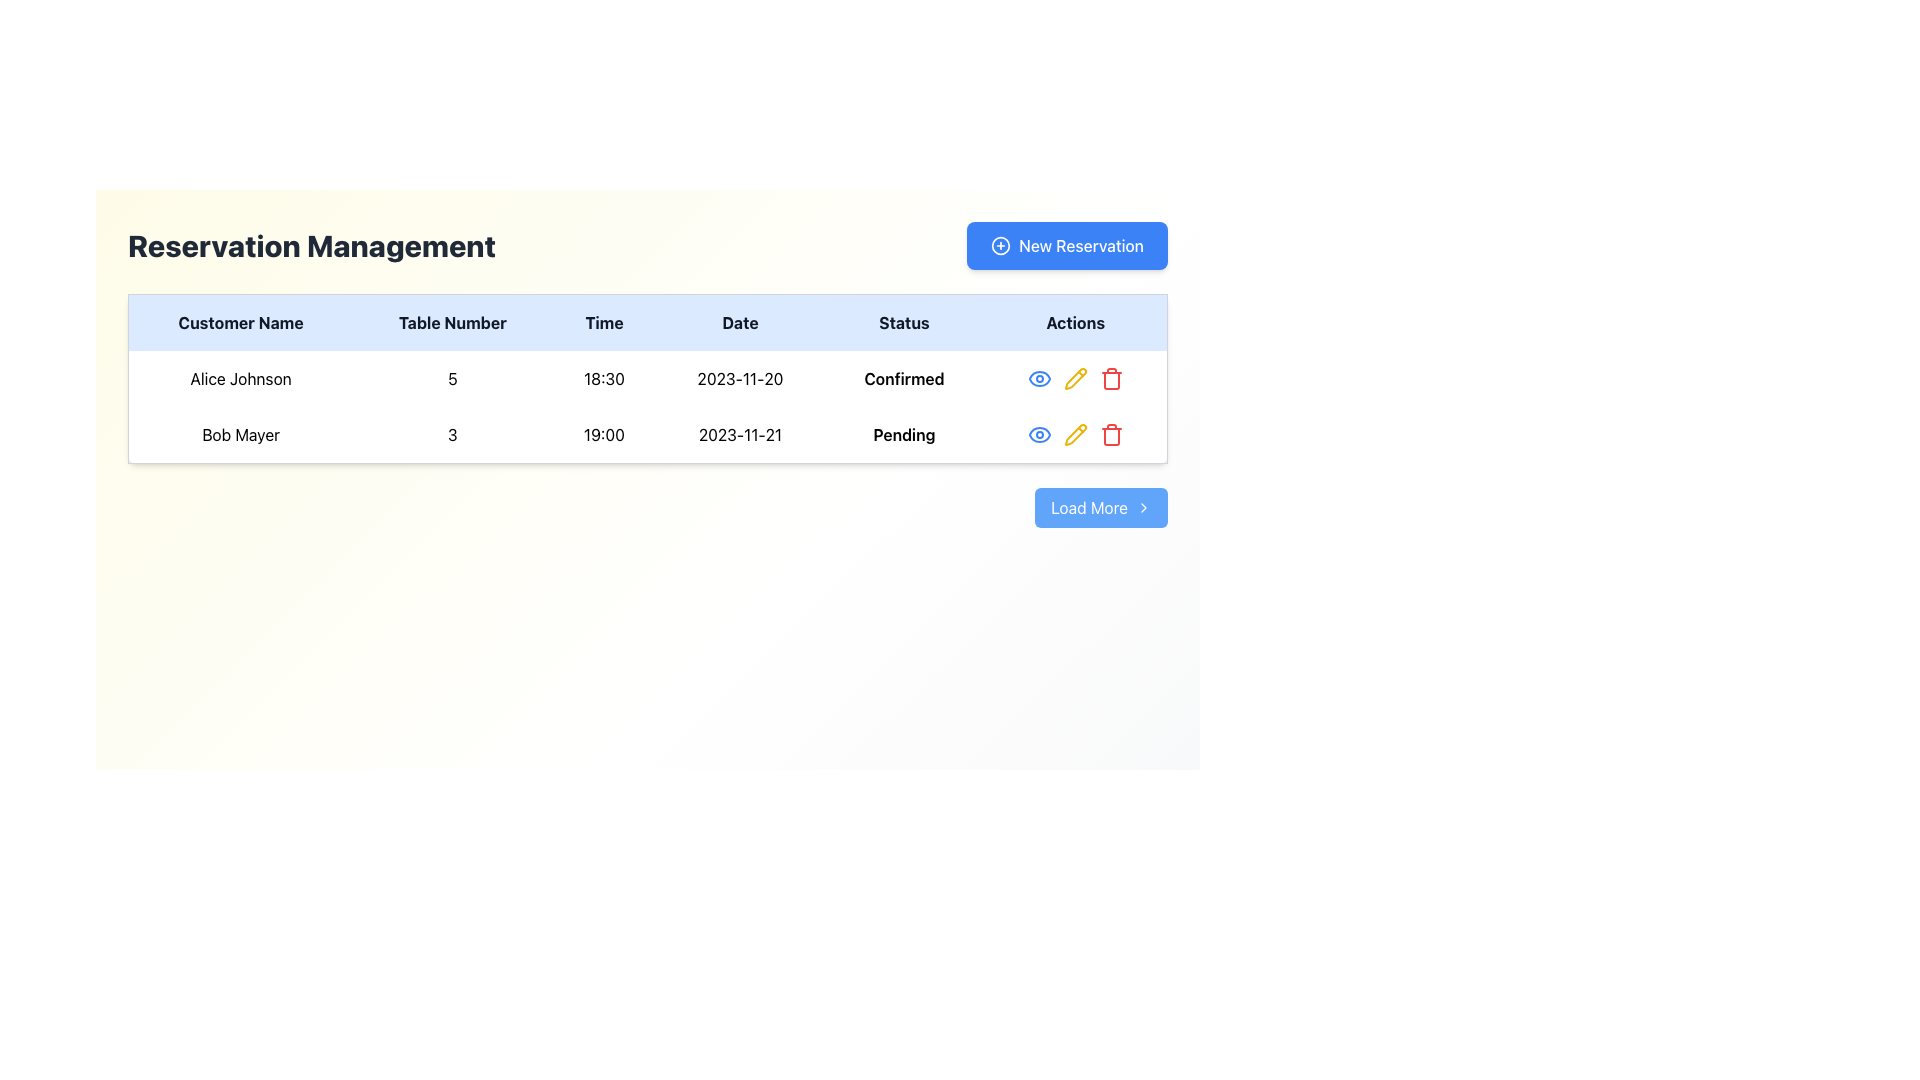  Describe the element at coordinates (603, 434) in the screenshot. I see `the text displaying the time '19:00' in the 'Time' column of the second row of the table, which is associated with a reservation for 'Bob Mayer'` at that location.